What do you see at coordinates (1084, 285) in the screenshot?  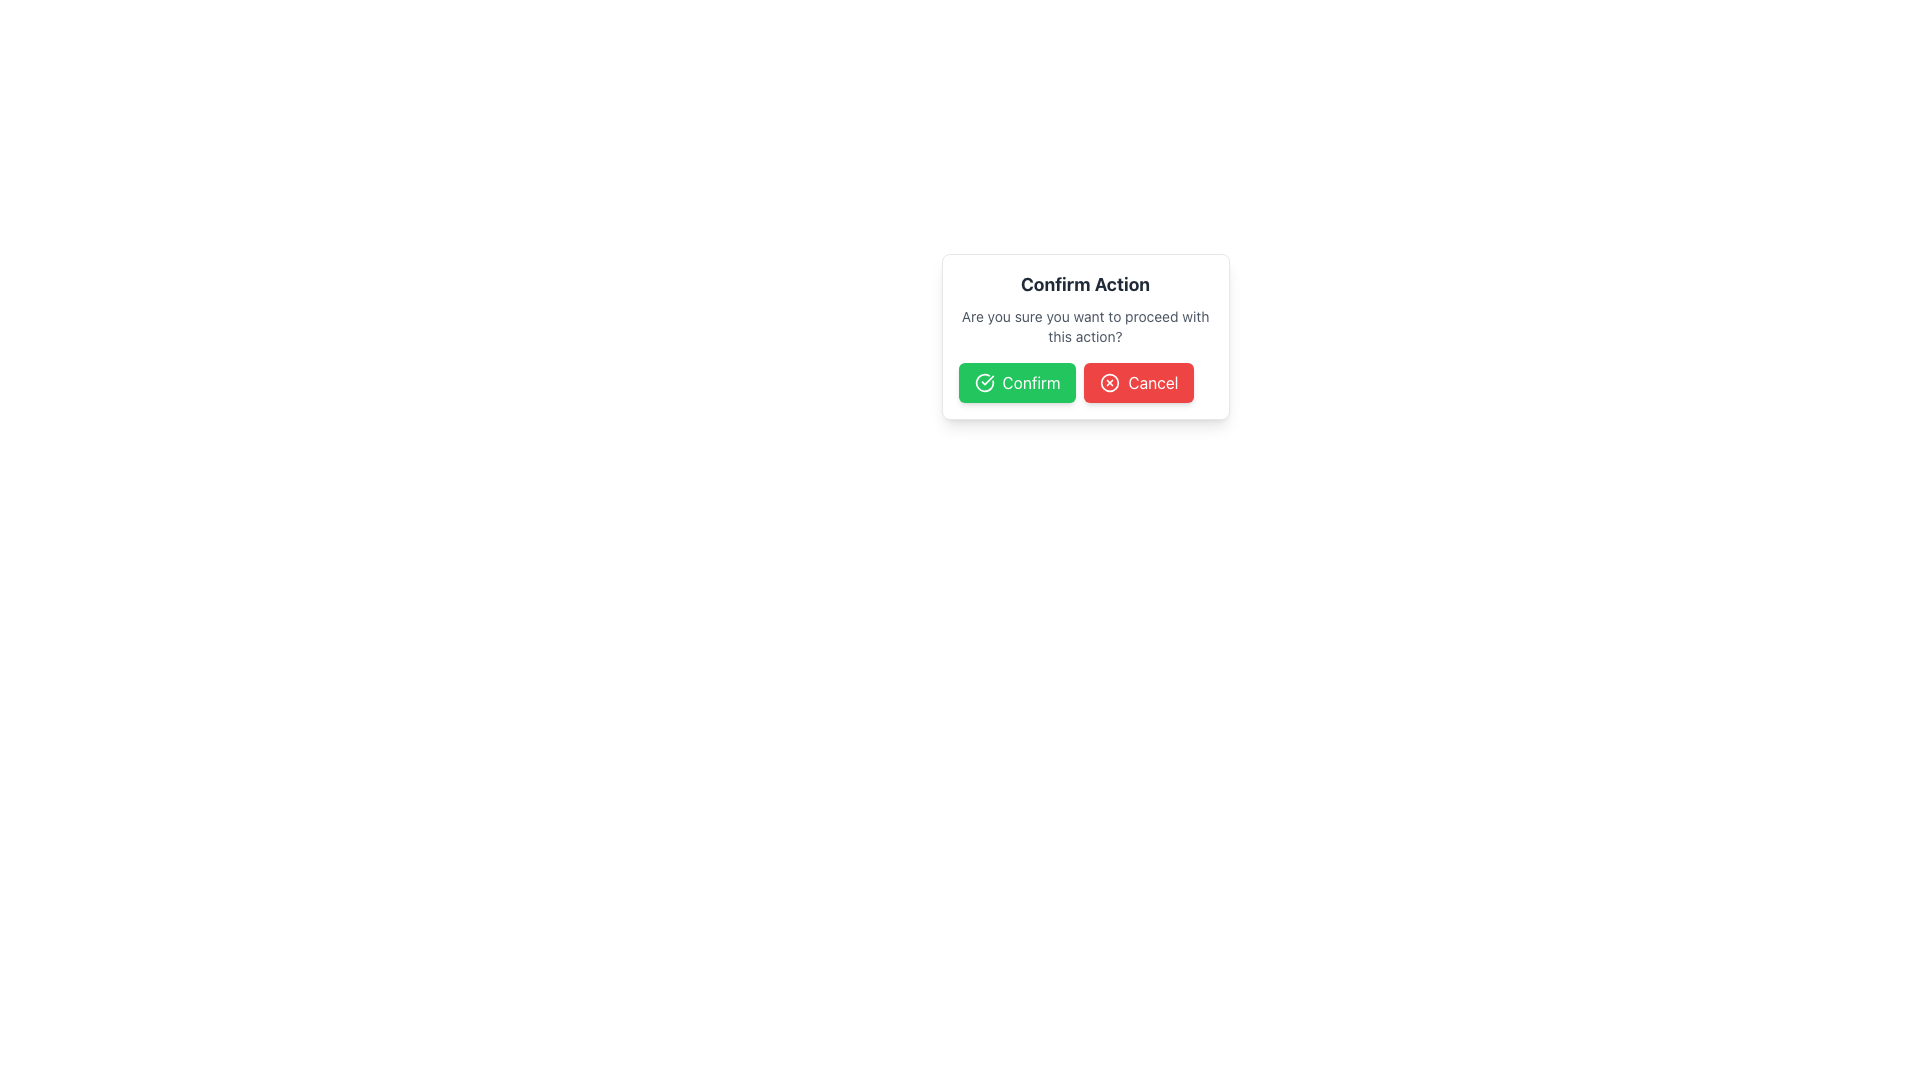 I see `the title text label in the modal dialog that confirms an action, which is positioned at the top of the white modal window` at bounding box center [1084, 285].